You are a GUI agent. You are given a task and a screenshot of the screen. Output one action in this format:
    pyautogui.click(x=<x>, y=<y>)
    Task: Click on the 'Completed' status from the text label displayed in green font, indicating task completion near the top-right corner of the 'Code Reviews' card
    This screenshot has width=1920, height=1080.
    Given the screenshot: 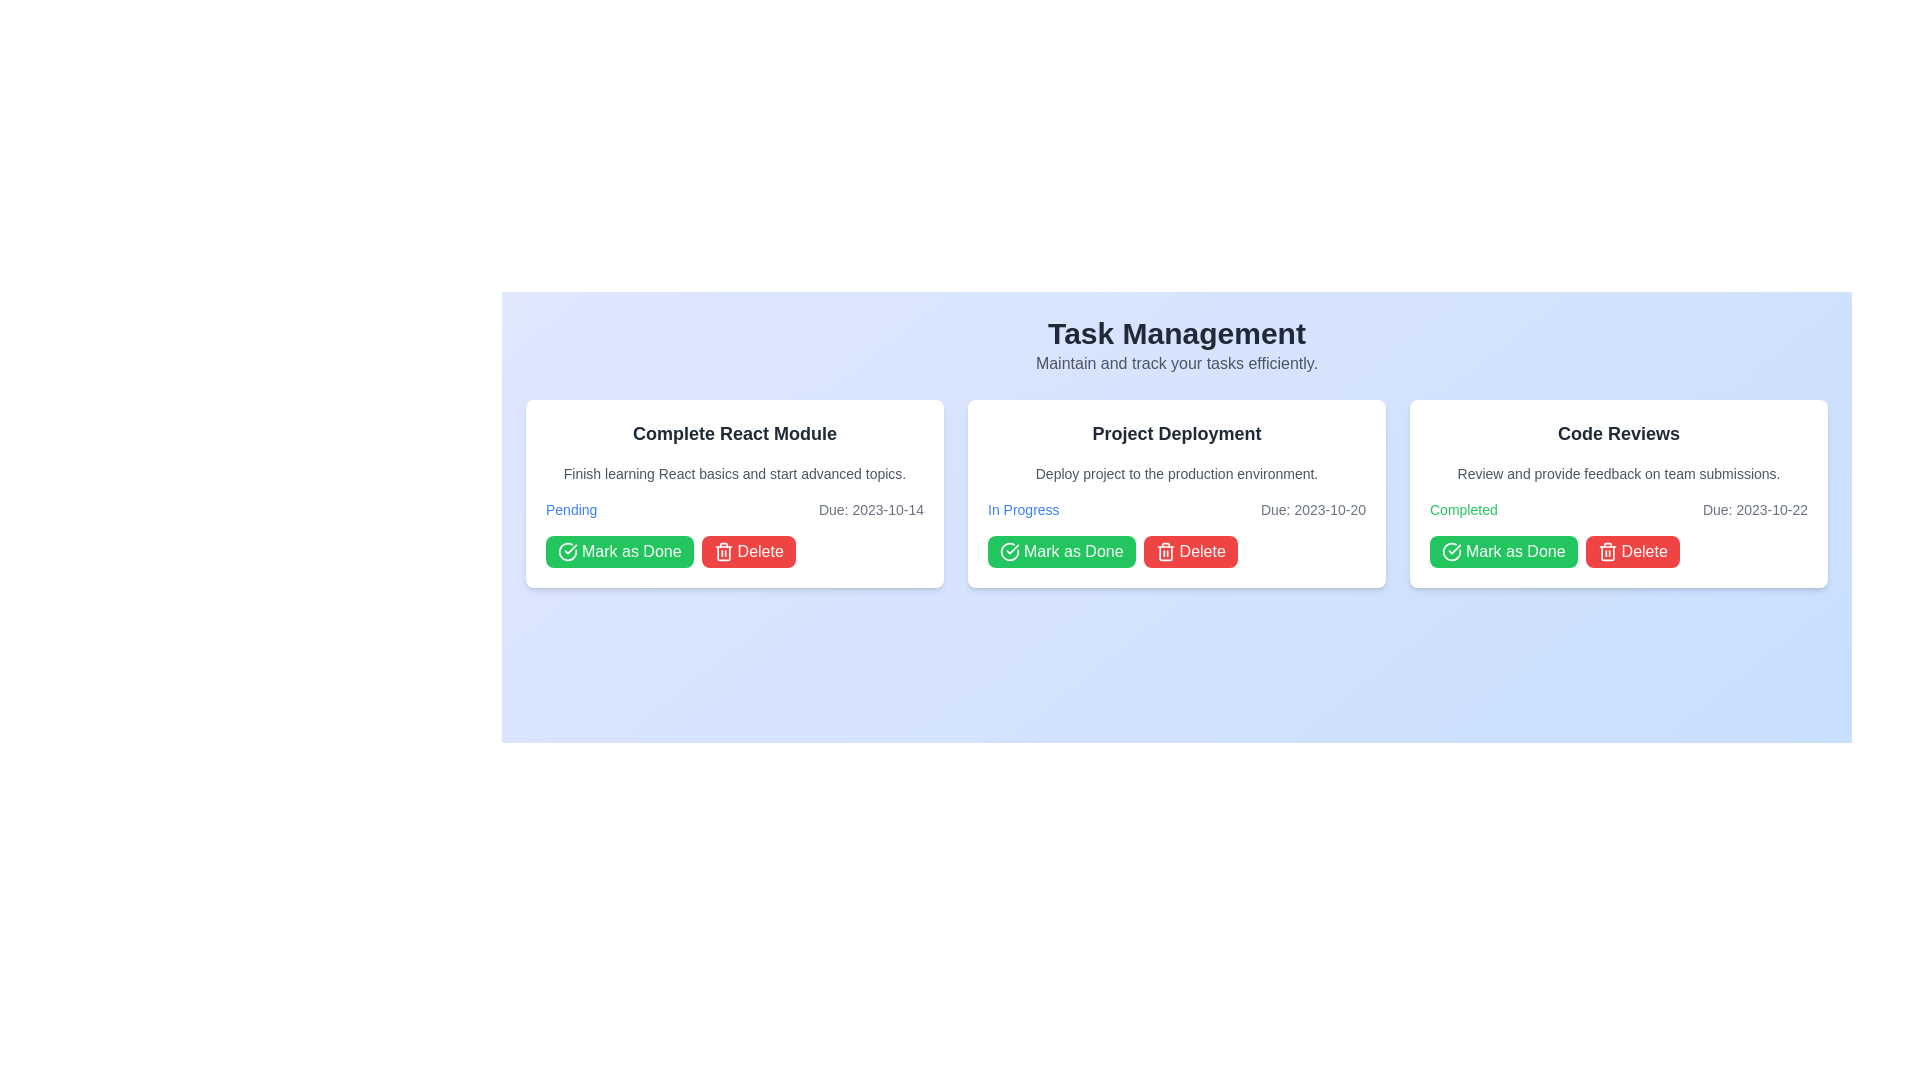 What is the action you would take?
    pyautogui.click(x=1463, y=508)
    